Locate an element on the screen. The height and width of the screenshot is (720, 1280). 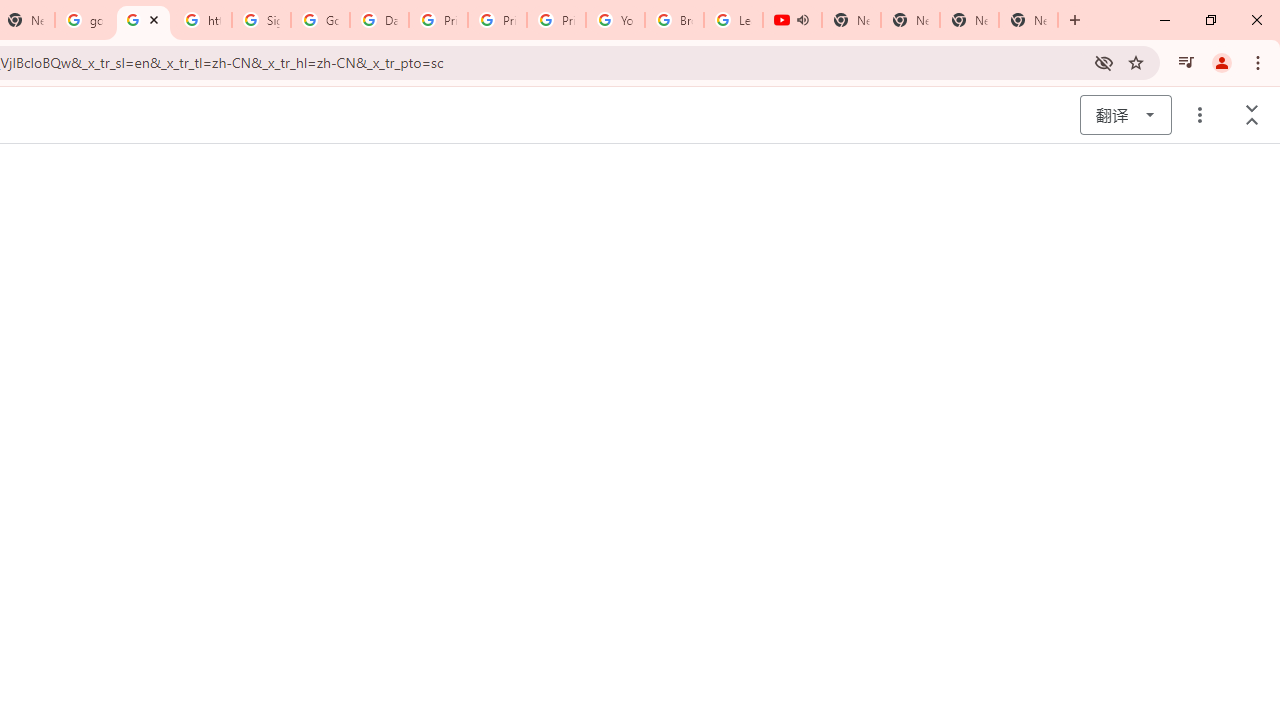
'https://scholar.google.com/' is located at coordinates (202, 20).